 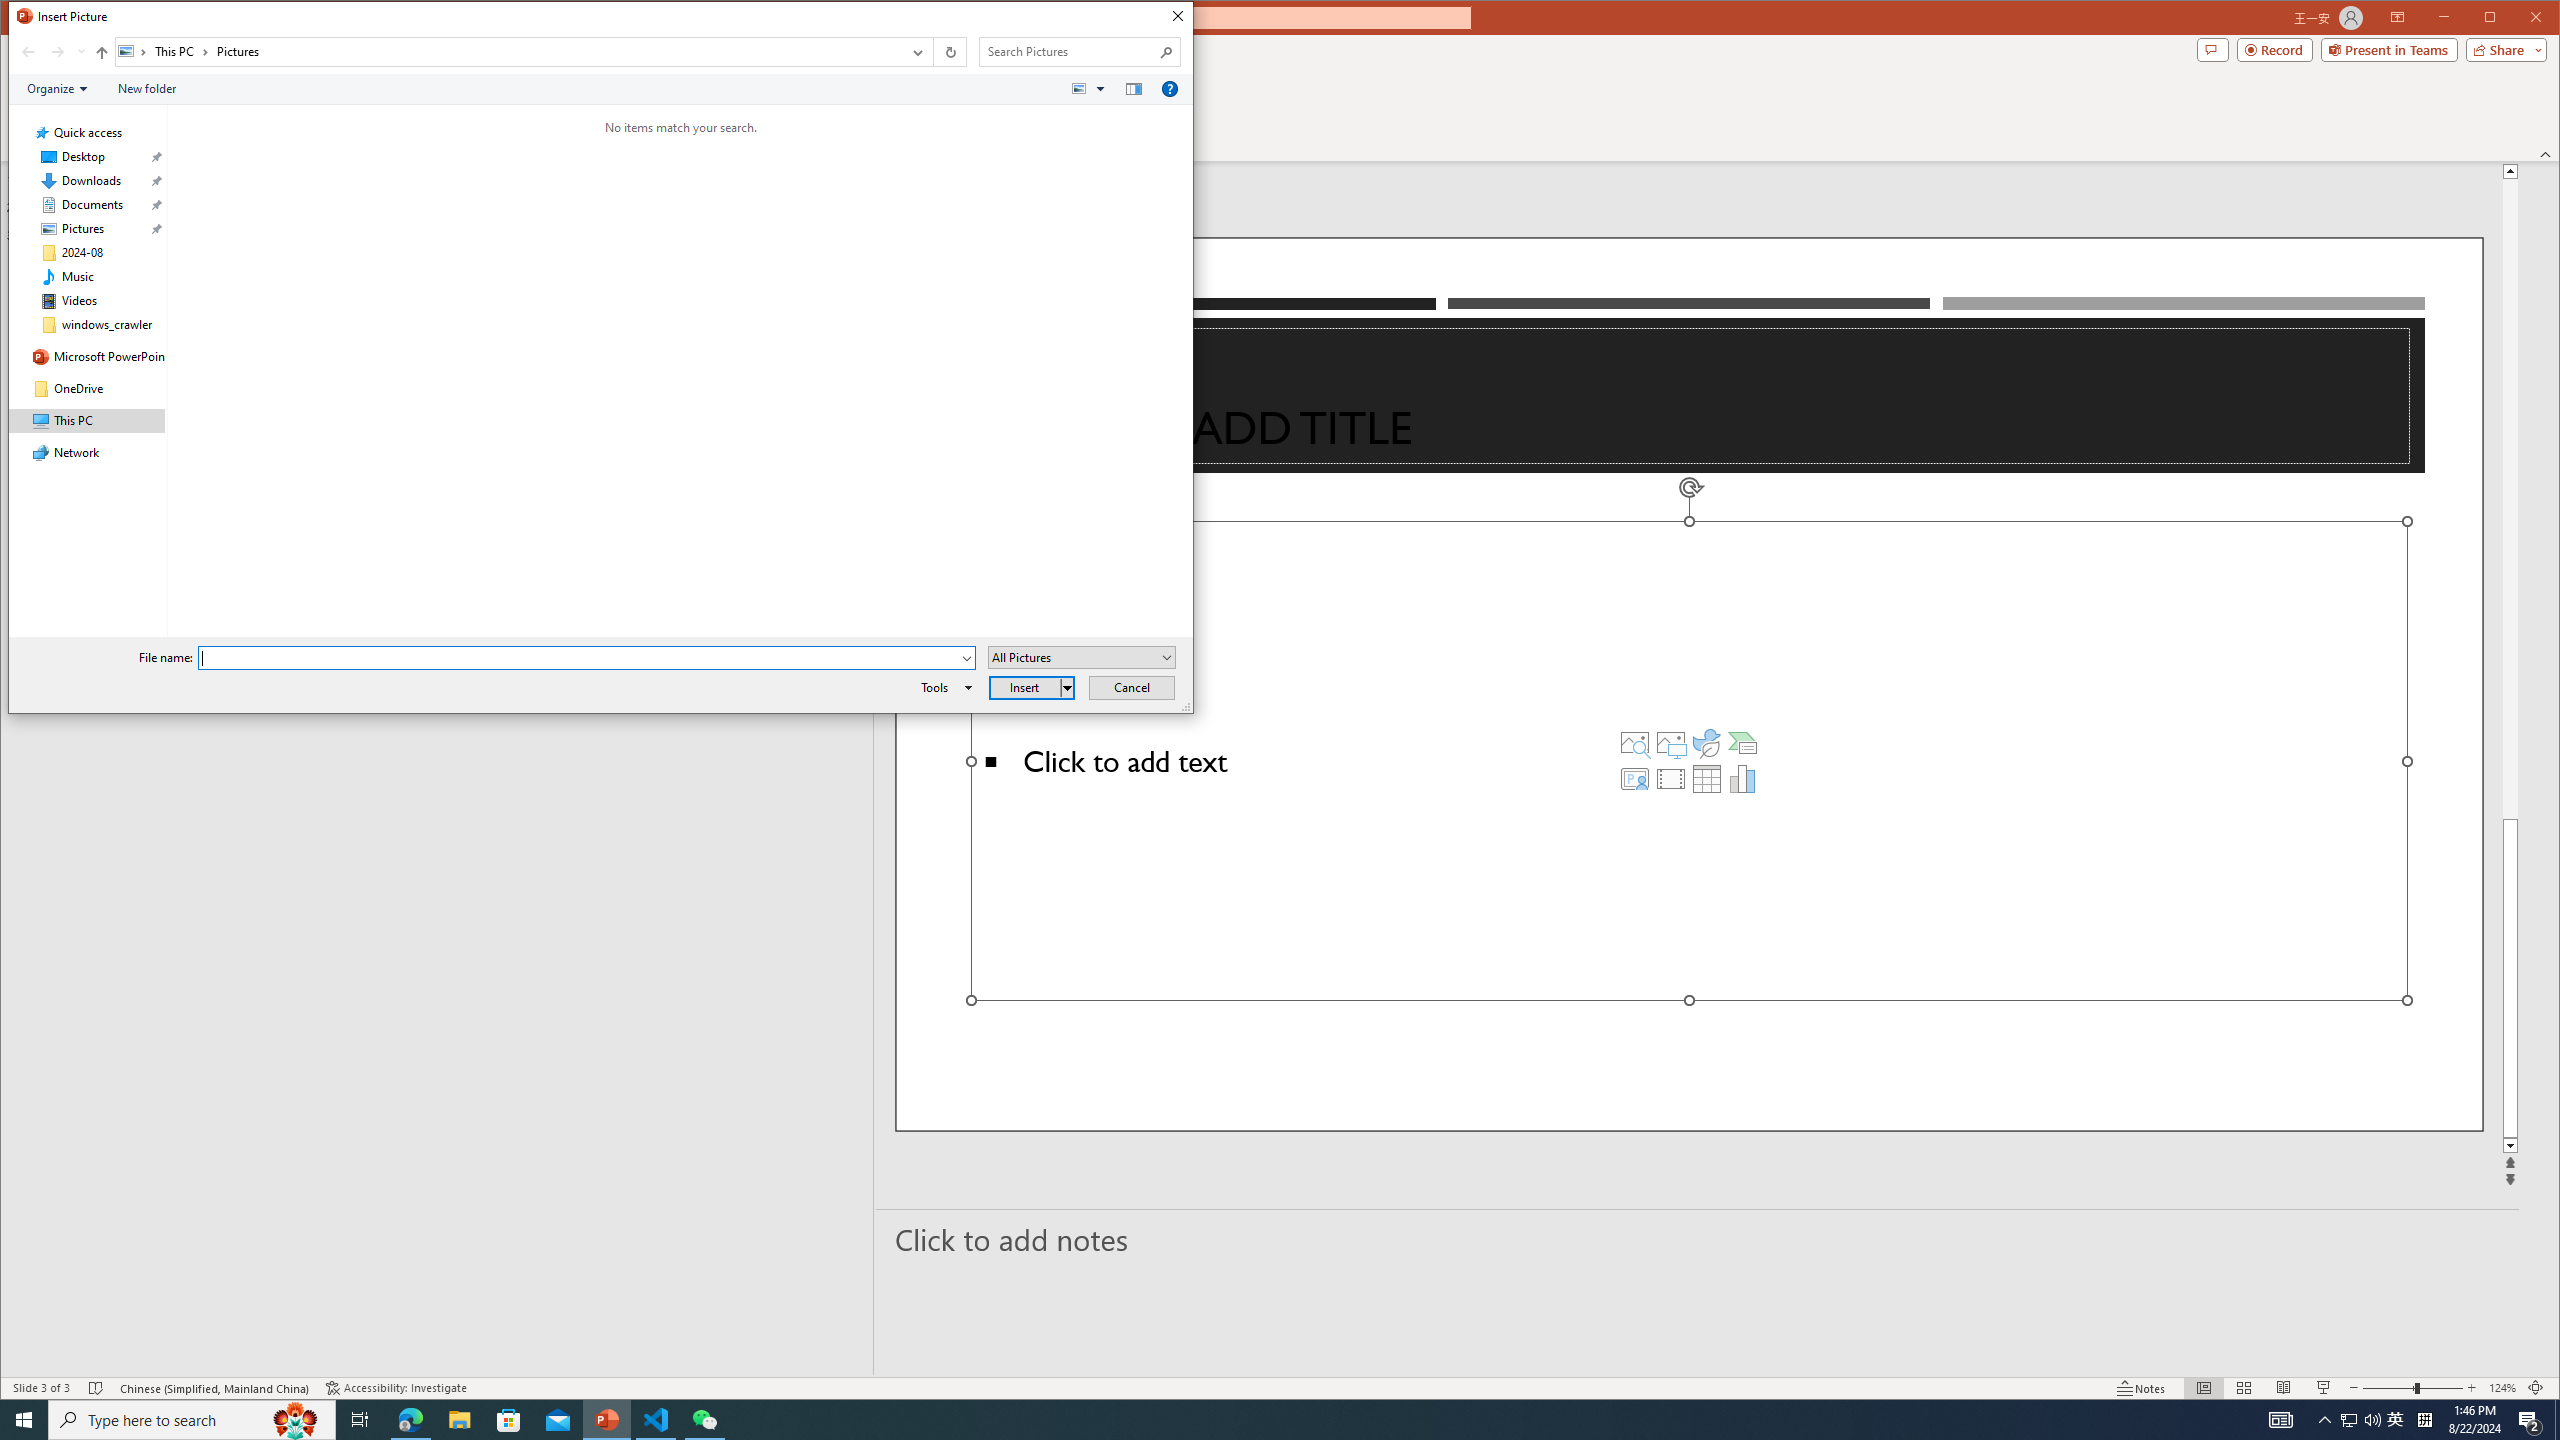 I want to click on 'Tools', so click(x=942, y=686).